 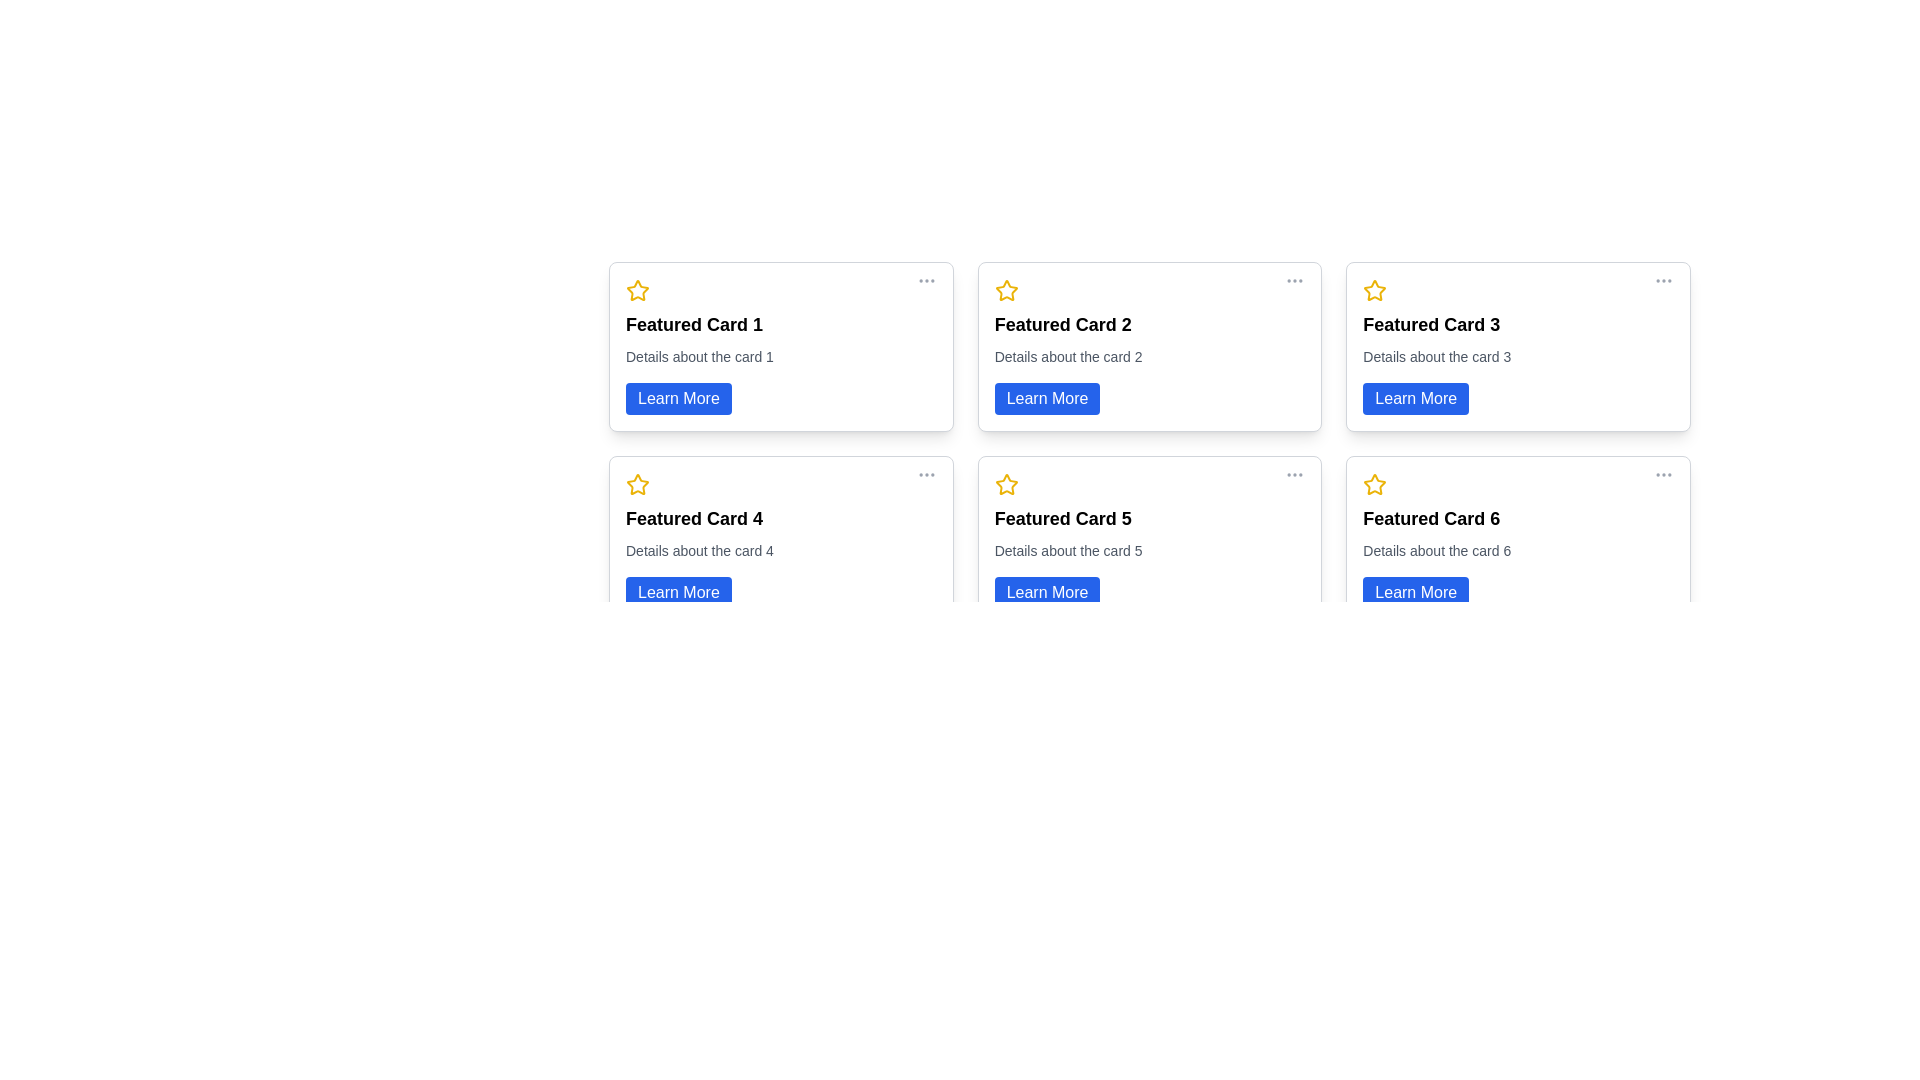 I want to click on the indicator icon at the top left corner of the 'Featured Card 5', which serves as a favorite or rating feature, so click(x=1006, y=485).